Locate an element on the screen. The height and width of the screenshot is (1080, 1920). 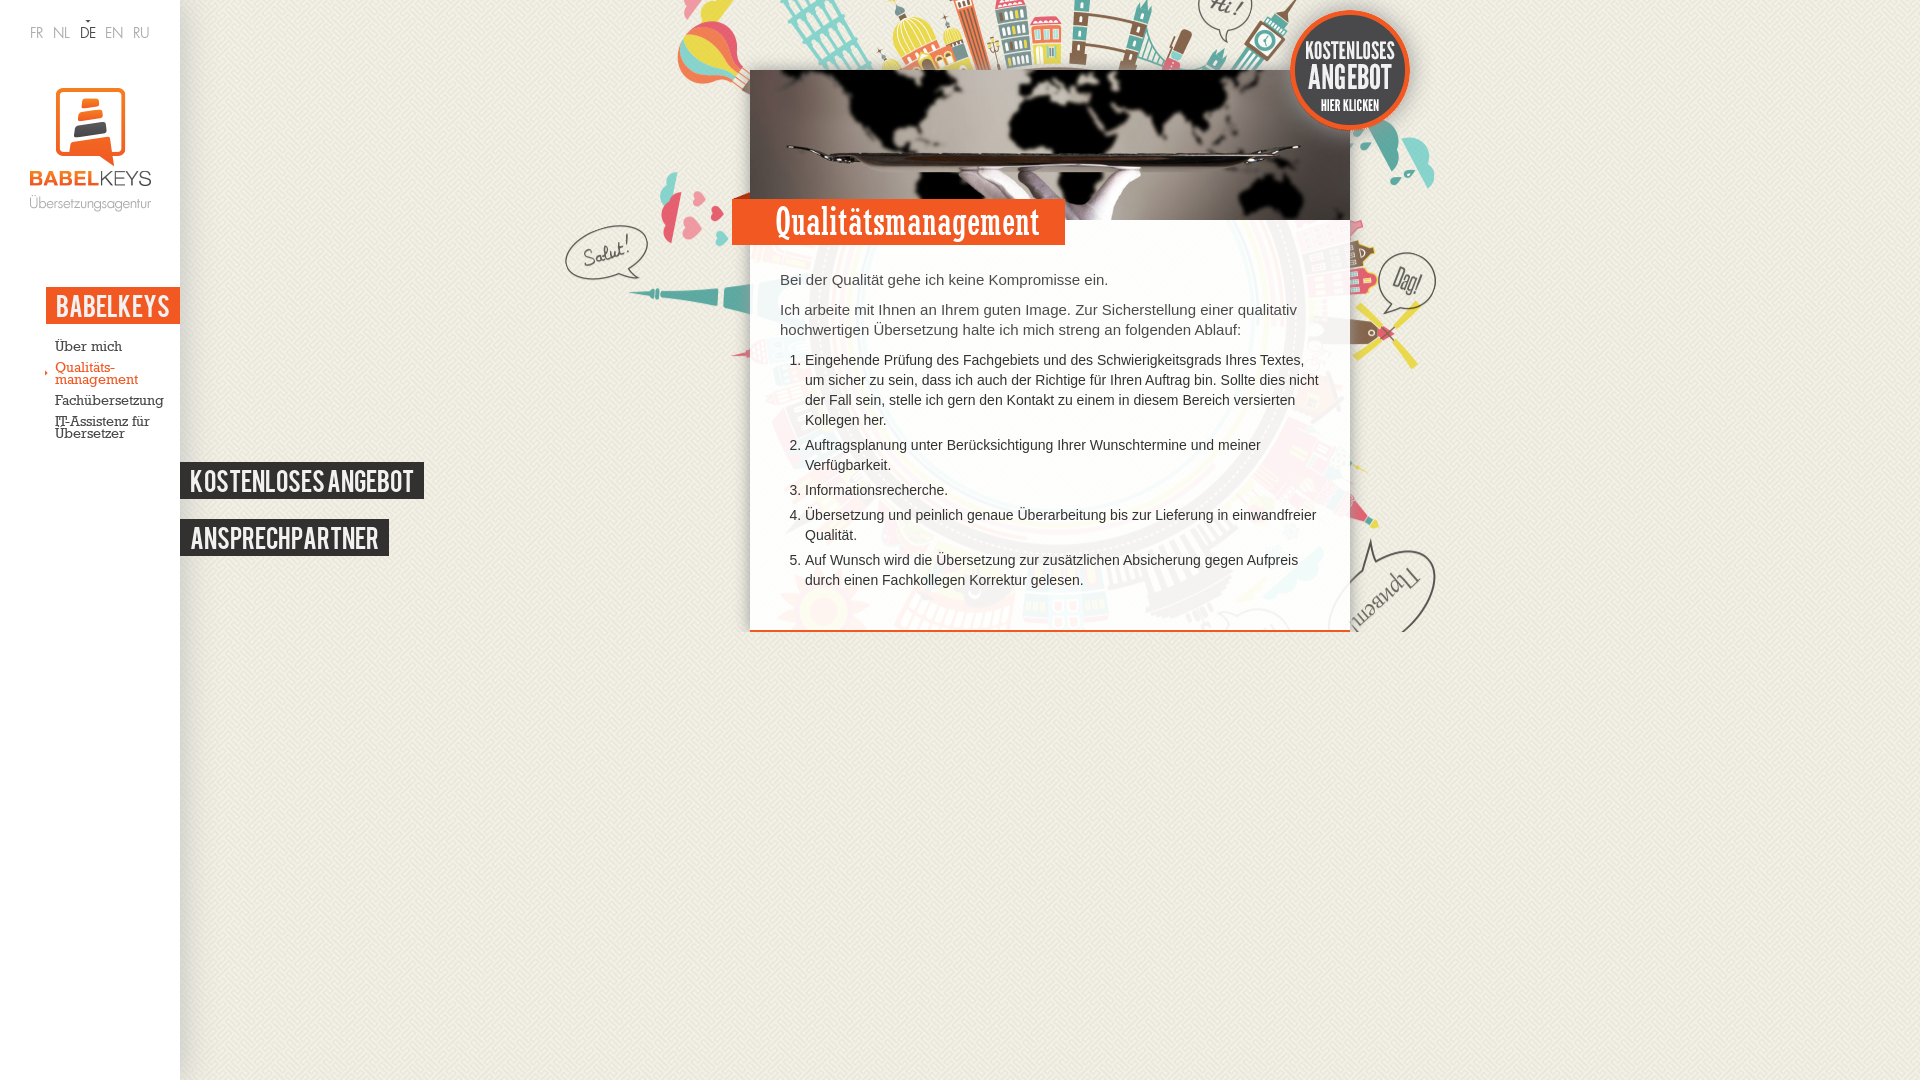
'Babelkeys' is located at coordinates (112, 305).